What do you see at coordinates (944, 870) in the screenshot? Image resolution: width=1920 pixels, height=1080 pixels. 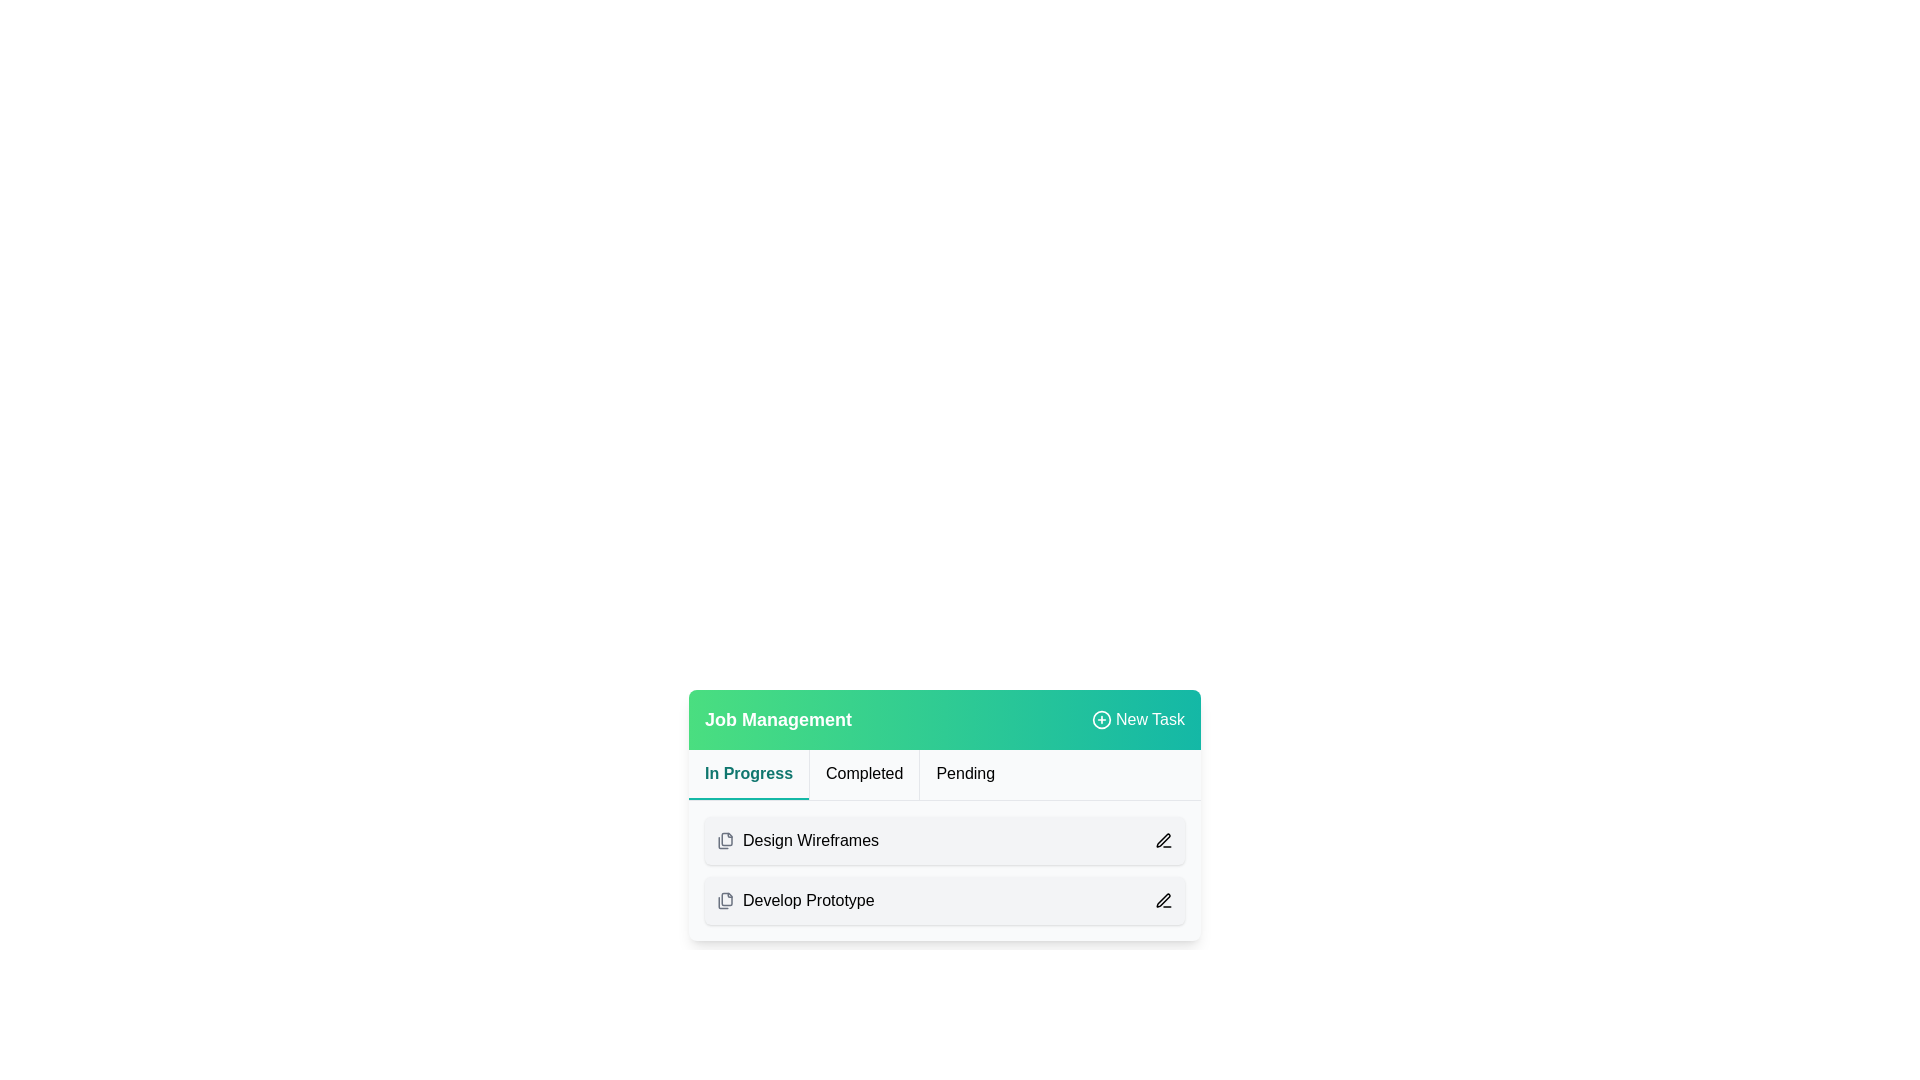 I see `the first list item labeled 'Design Wireframes' under the 'Job Management' section` at bounding box center [944, 870].